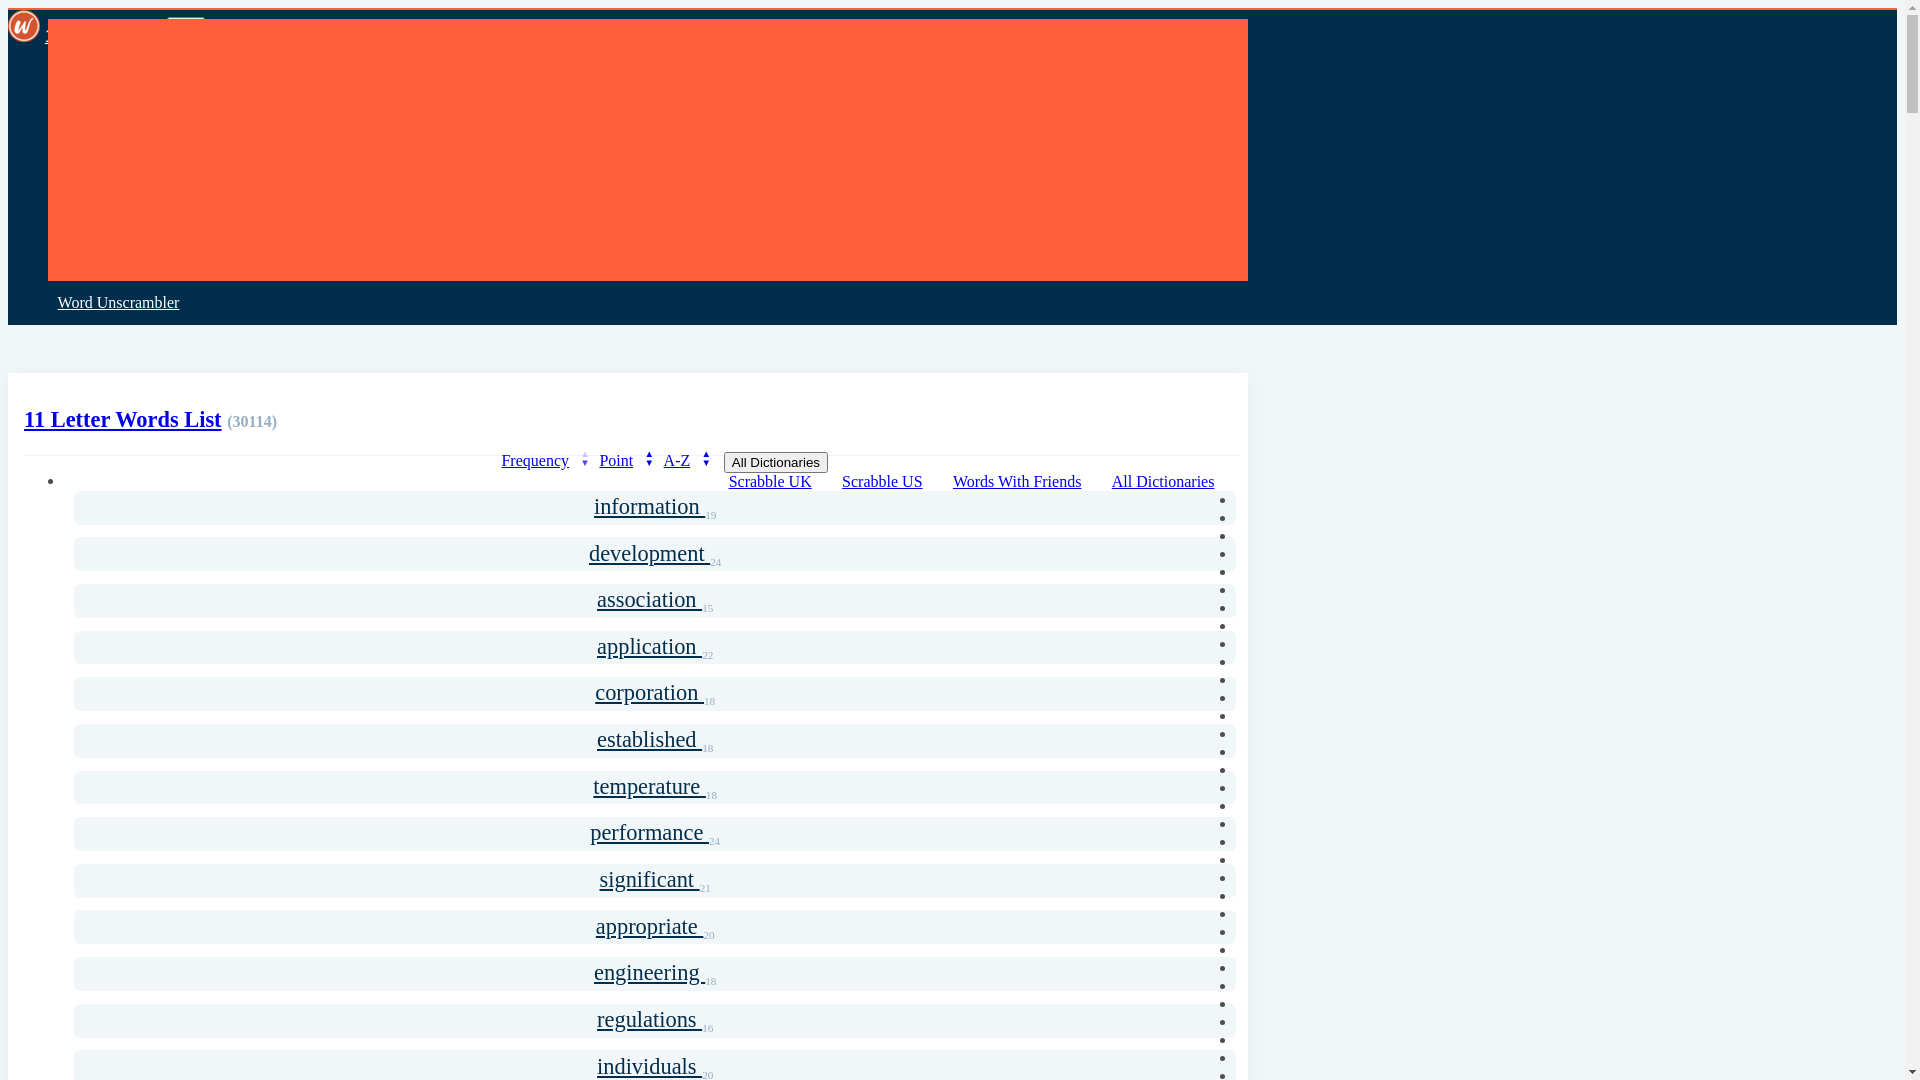  Describe the element at coordinates (547, 461) in the screenshot. I see `'Frequency'` at that location.